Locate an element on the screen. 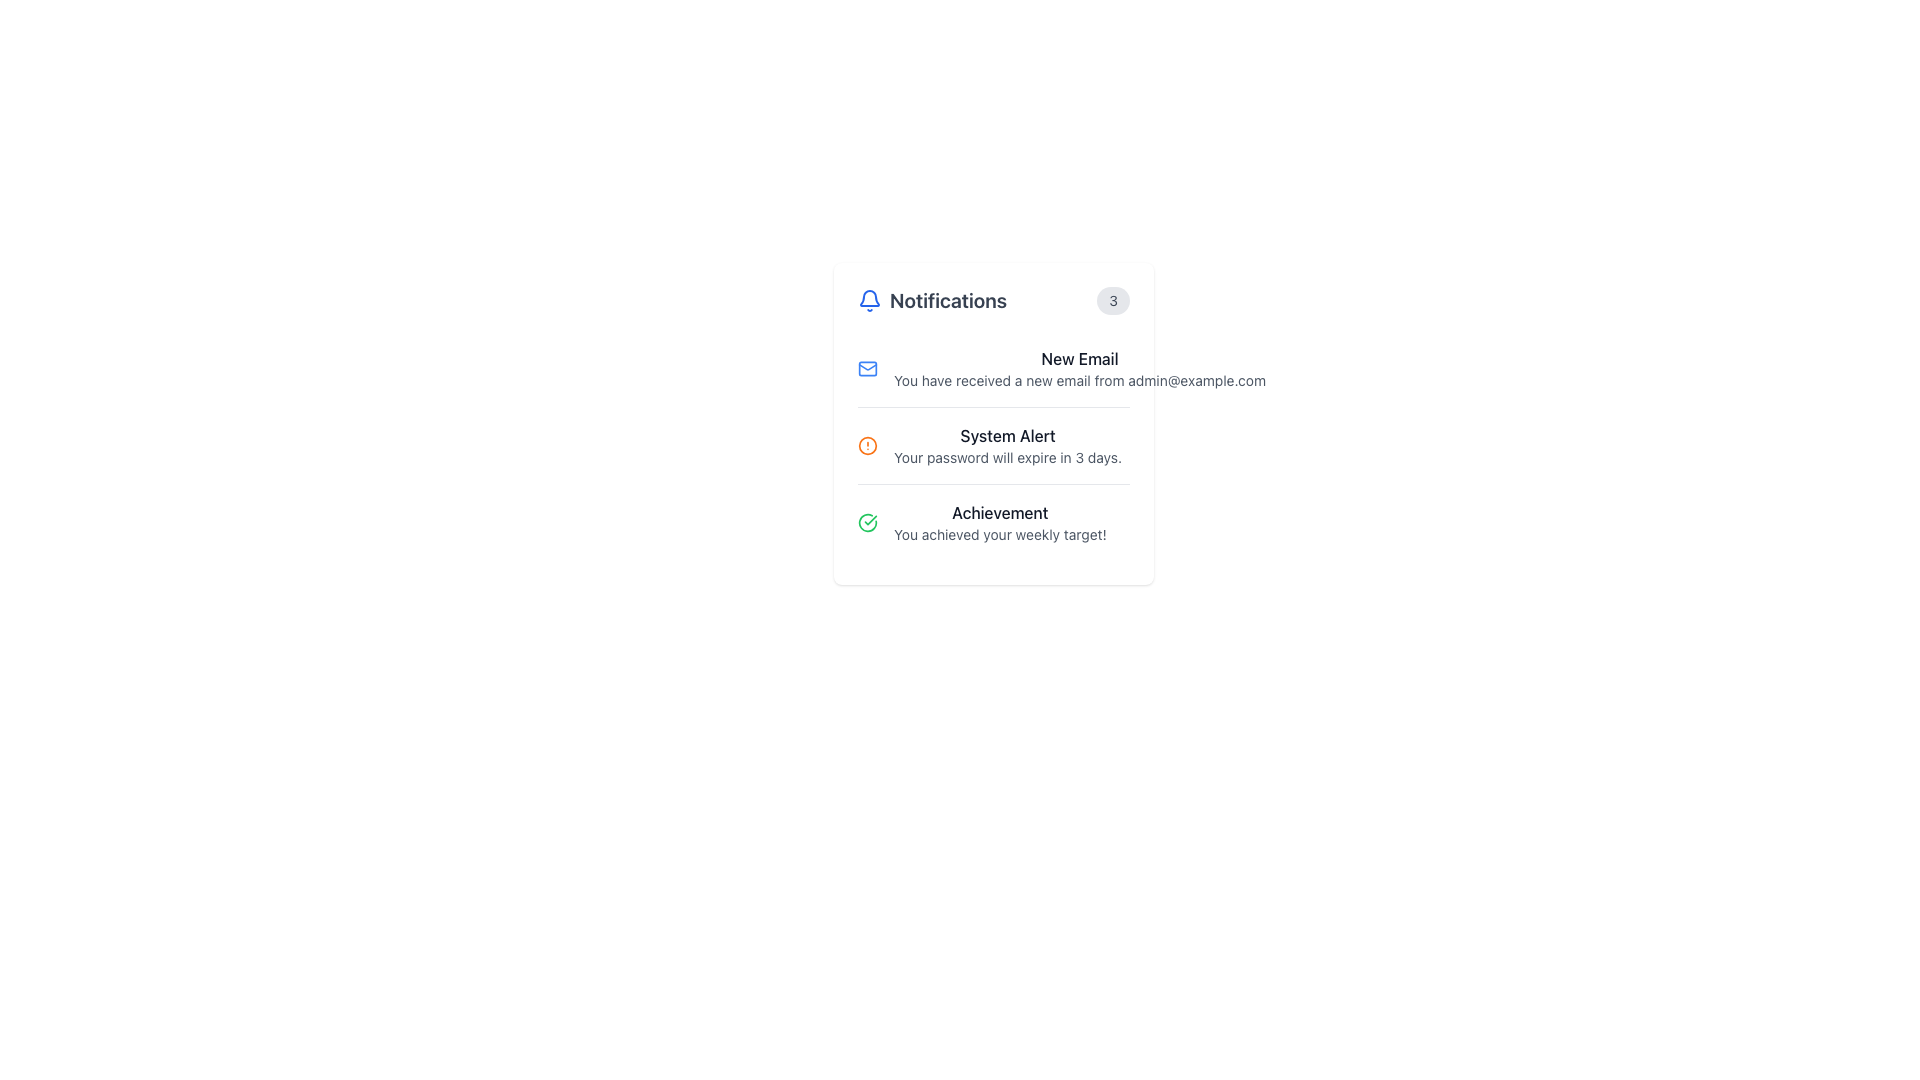  the title text element that serves as a header for the notifications section, situated to the right of a blue notification bell icon and above the list of notification items is located at coordinates (947, 300).